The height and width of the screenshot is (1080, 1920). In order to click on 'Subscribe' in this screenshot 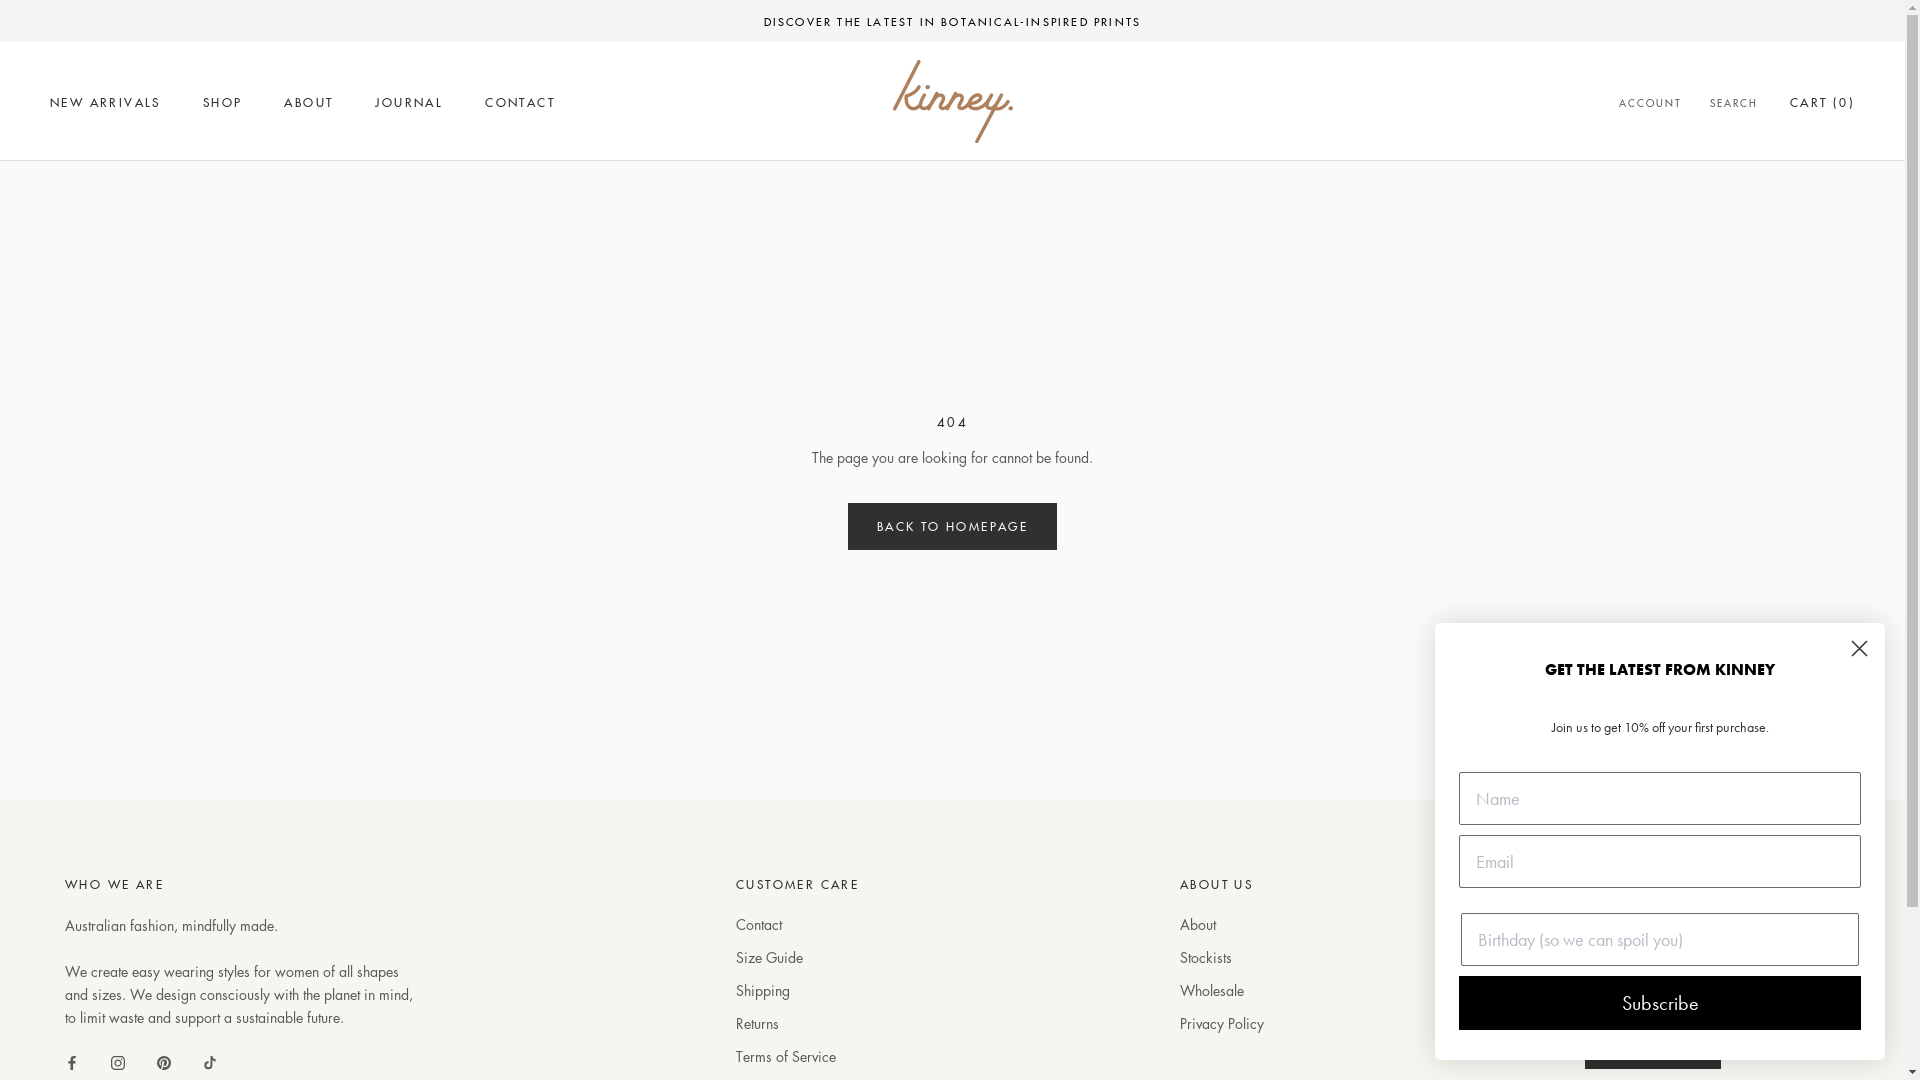, I will do `click(1660, 1002)`.